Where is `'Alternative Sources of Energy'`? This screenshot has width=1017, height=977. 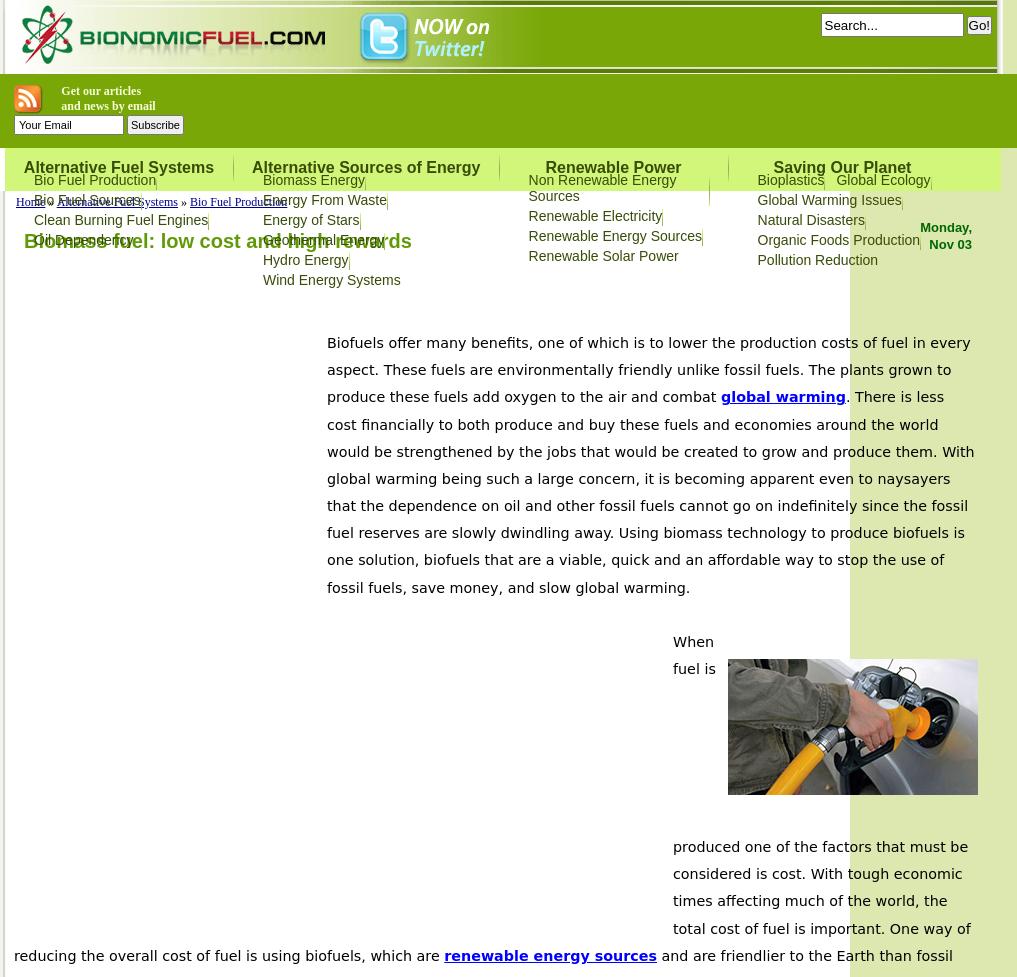 'Alternative Sources of Energy' is located at coordinates (365, 166).